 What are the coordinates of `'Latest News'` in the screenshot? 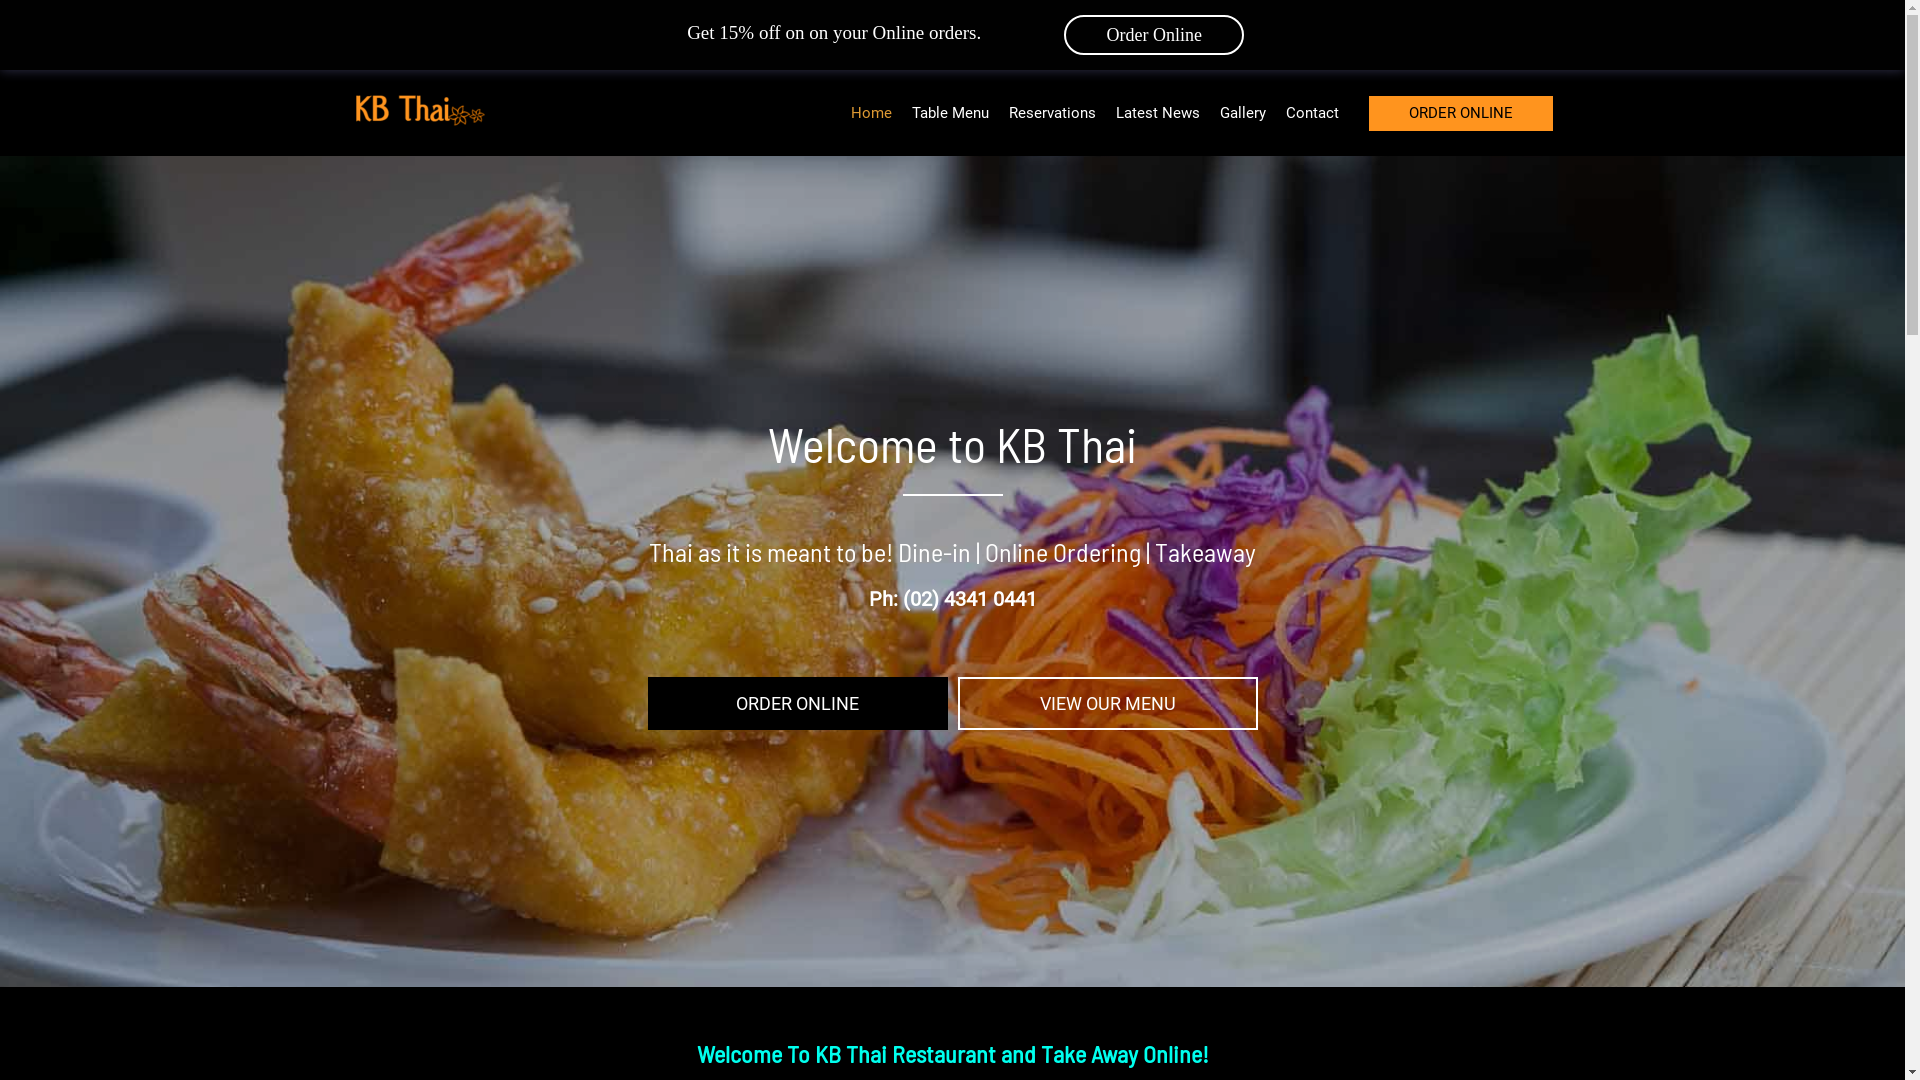 It's located at (1157, 112).